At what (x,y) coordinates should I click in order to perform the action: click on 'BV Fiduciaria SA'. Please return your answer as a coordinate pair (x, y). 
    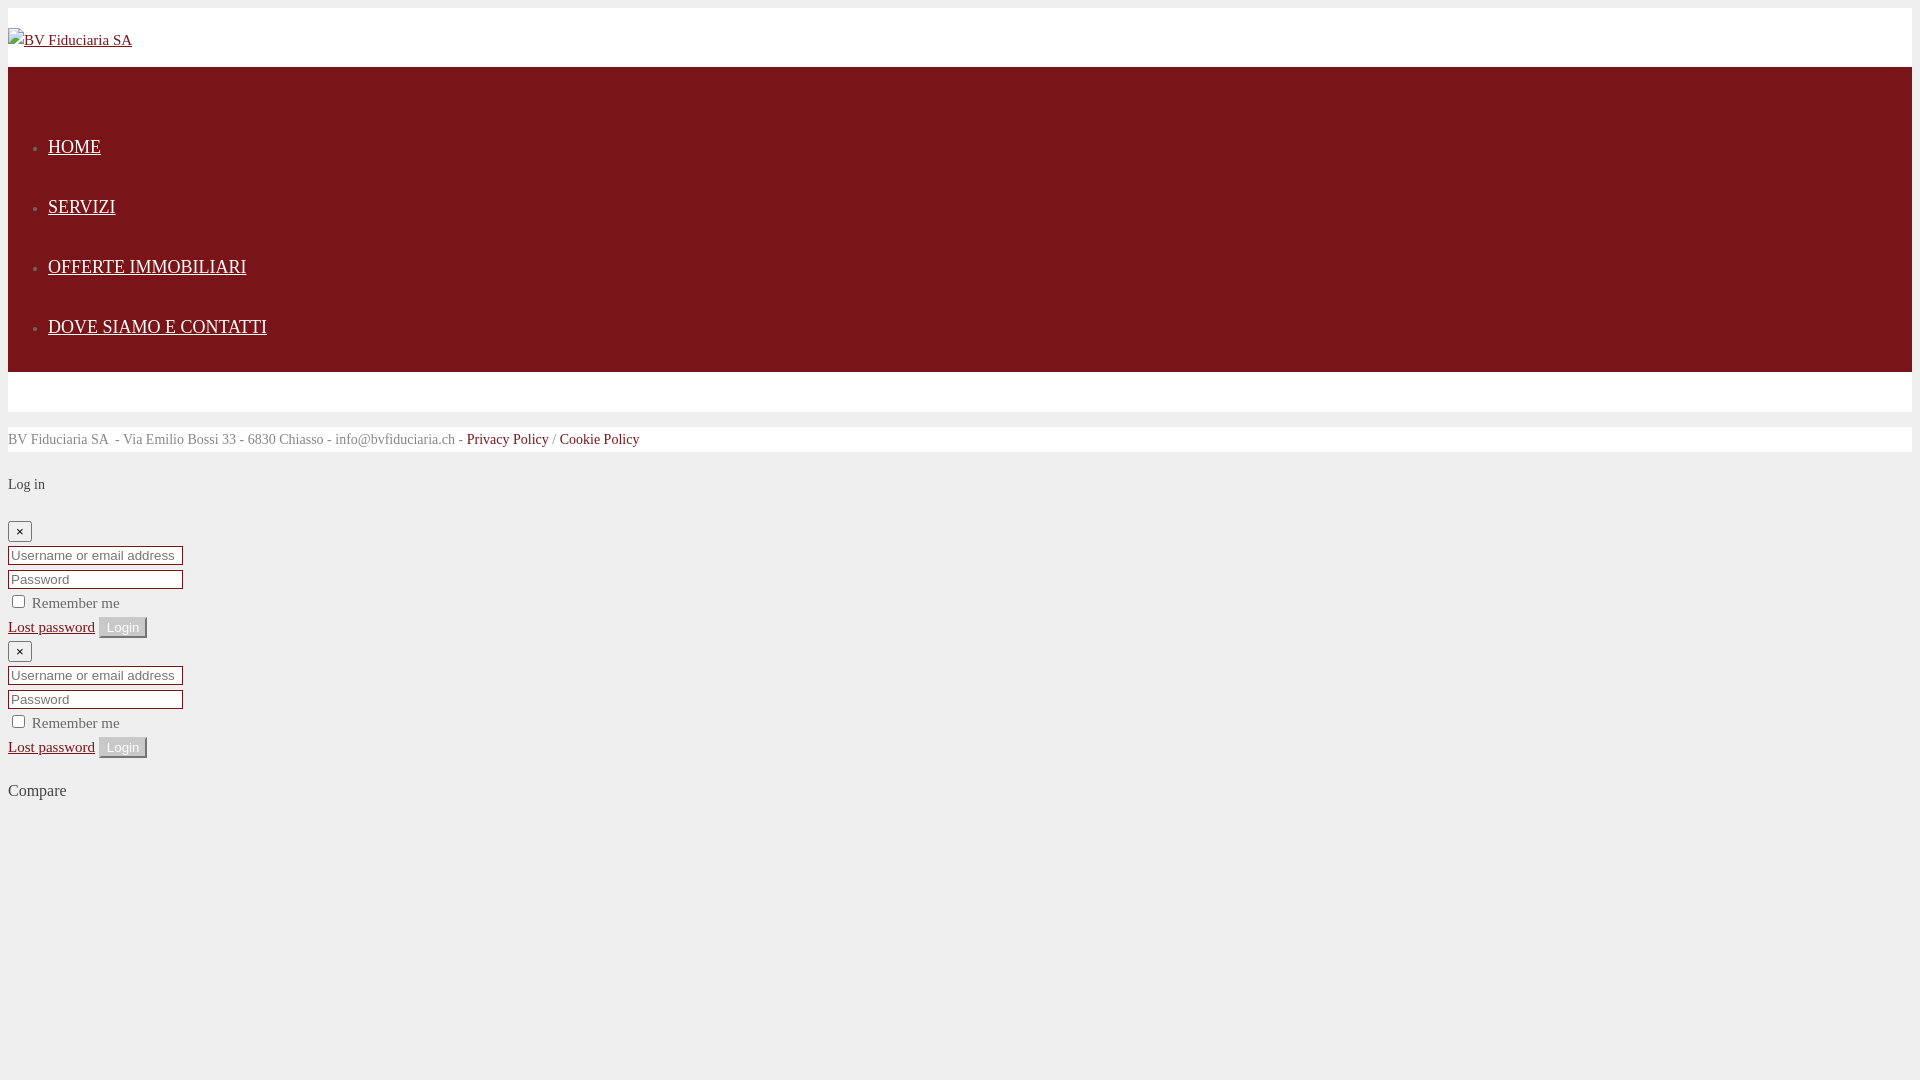
    Looking at the image, I should click on (70, 39).